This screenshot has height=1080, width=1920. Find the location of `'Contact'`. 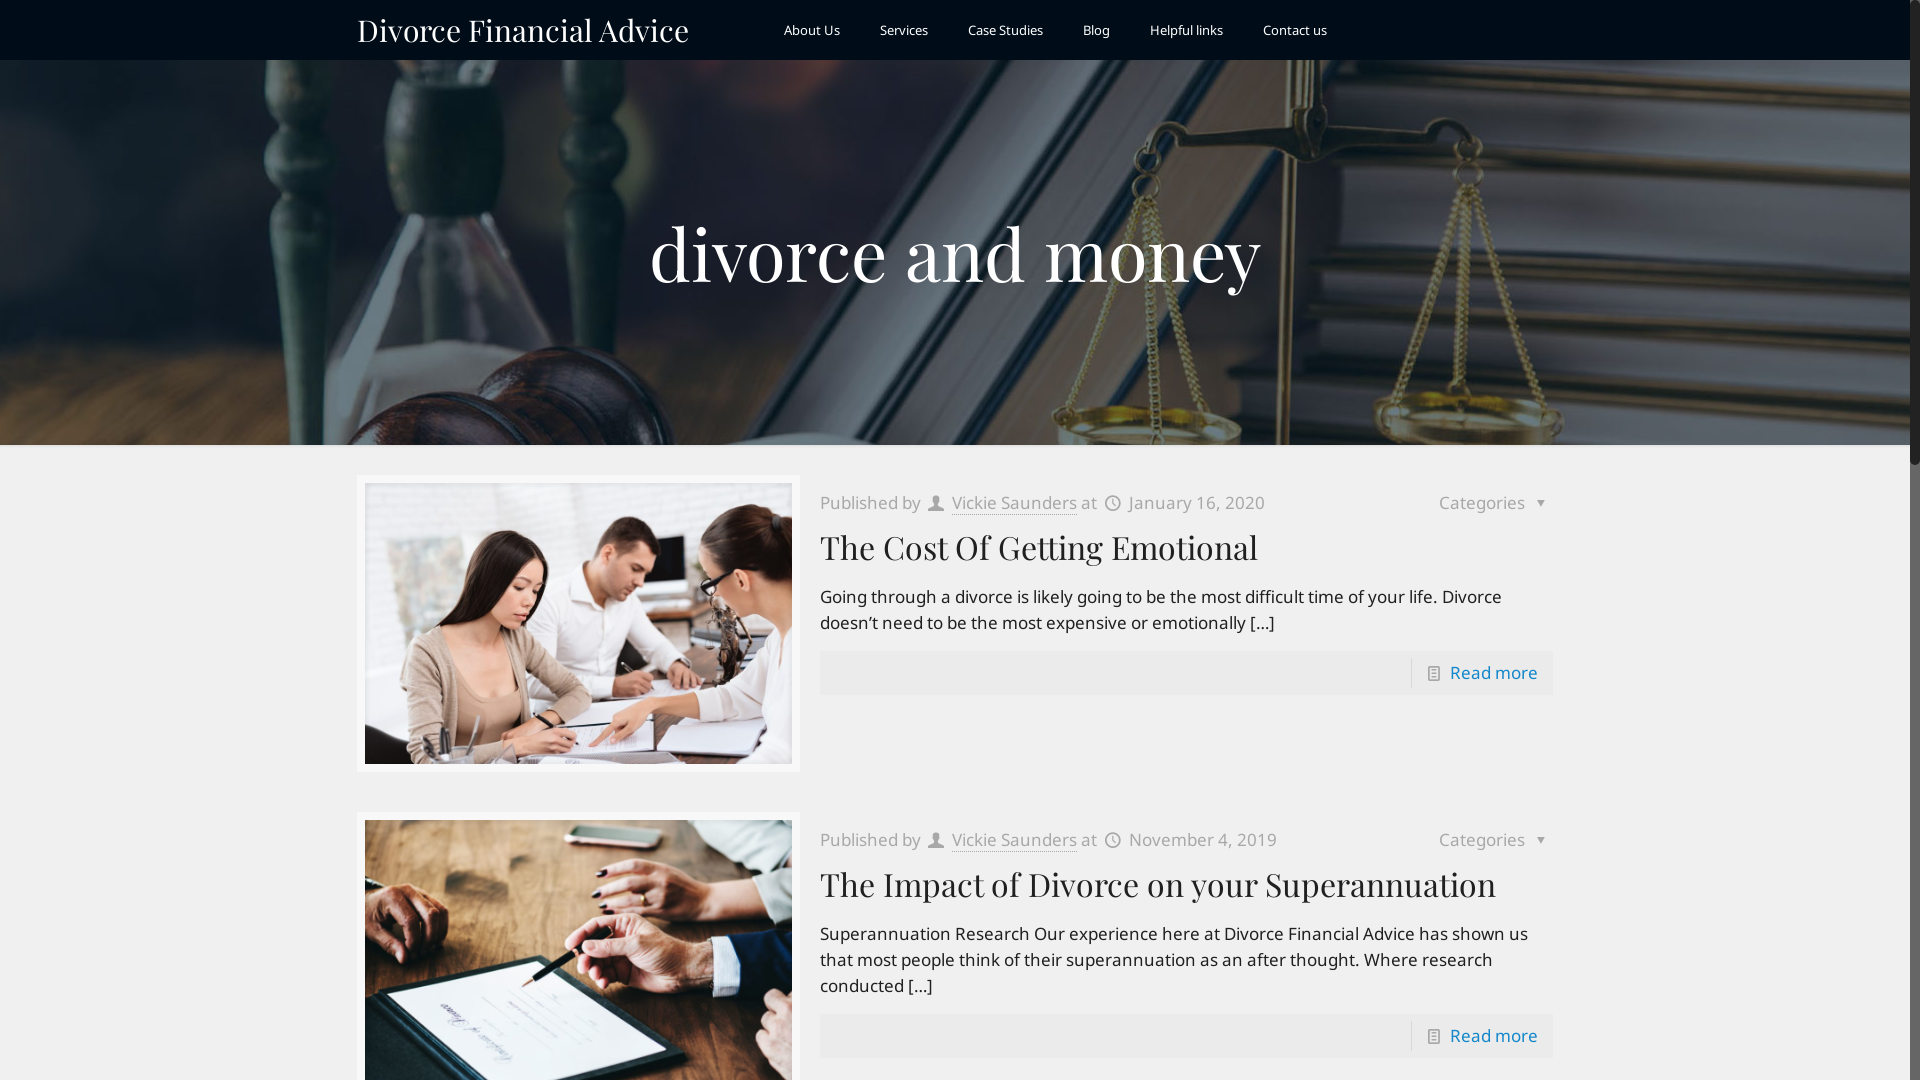

'Contact' is located at coordinates (695, 891).